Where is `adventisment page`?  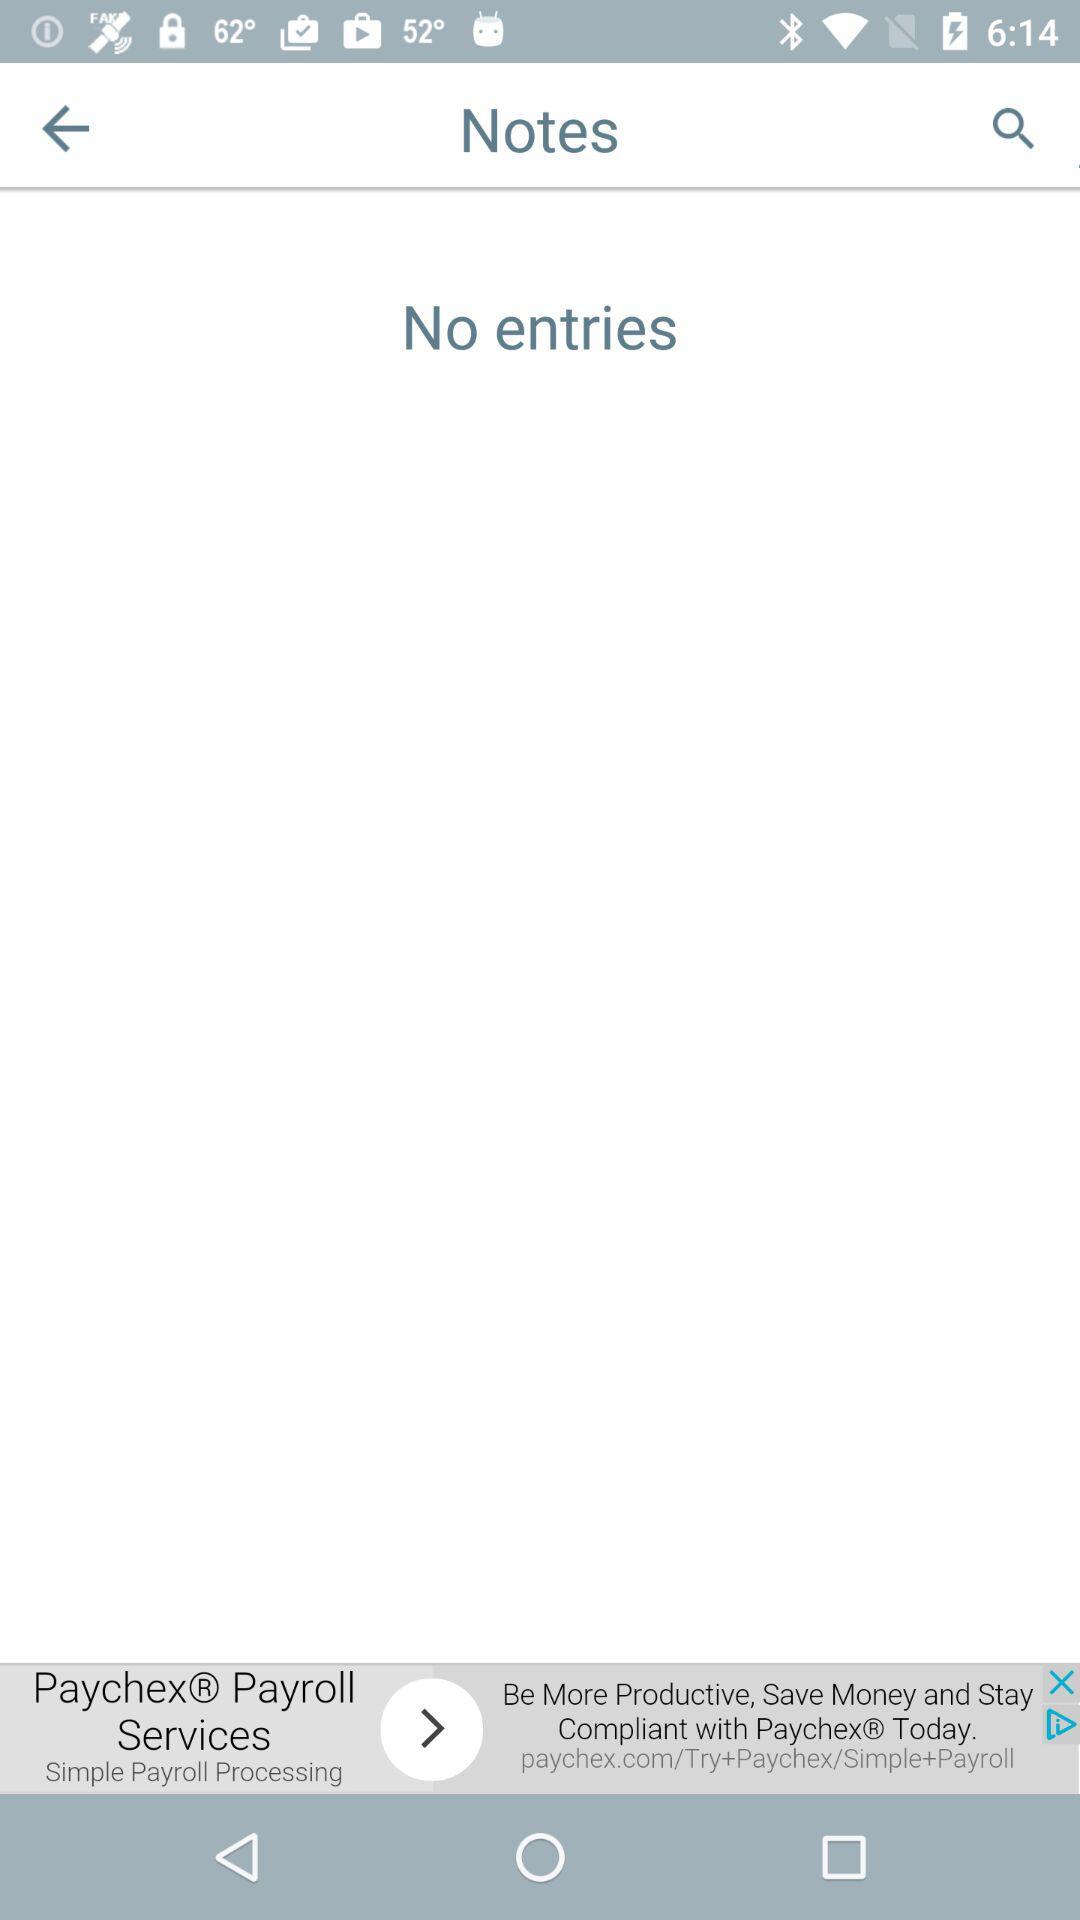 adventisment page is located at coordinates (1078, 127).